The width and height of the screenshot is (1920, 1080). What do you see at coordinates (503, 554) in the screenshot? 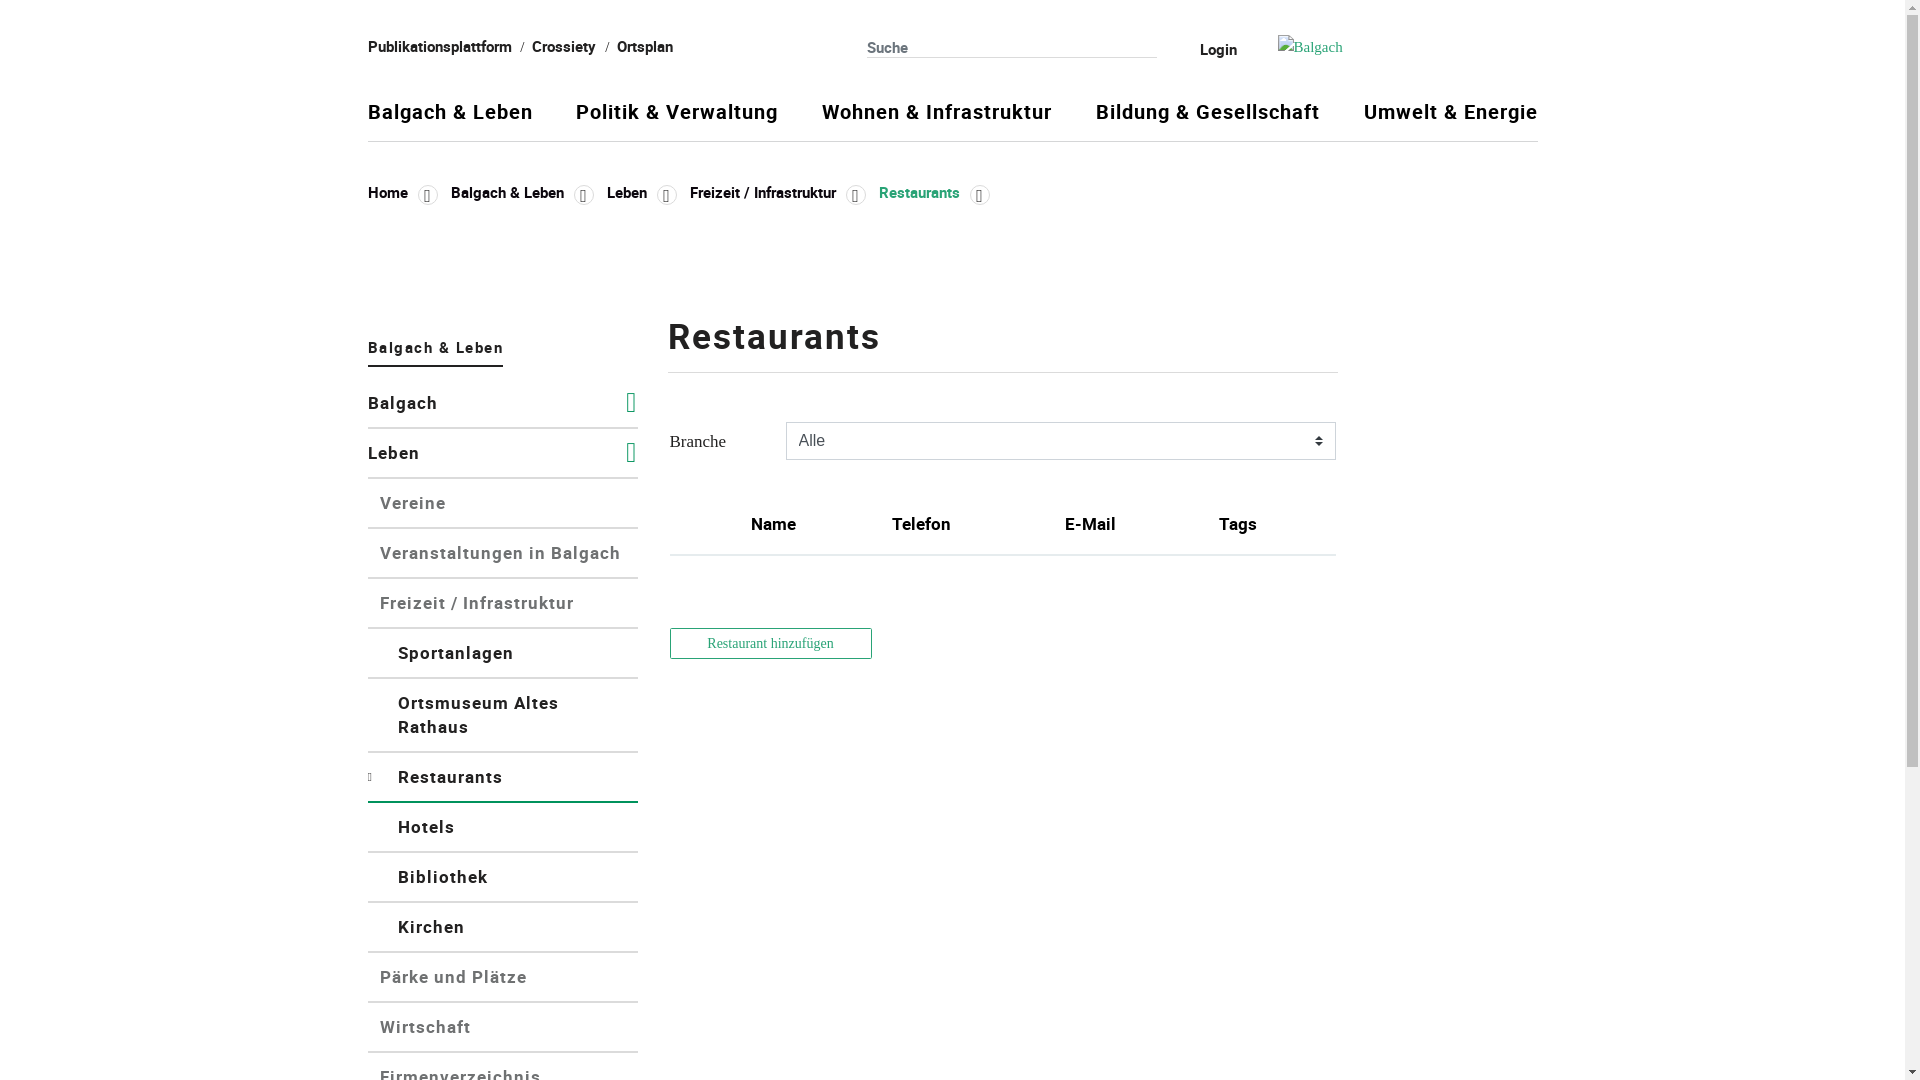
I see `'Veranstaltungen in Balgach'` at bounding box center [503, 554].